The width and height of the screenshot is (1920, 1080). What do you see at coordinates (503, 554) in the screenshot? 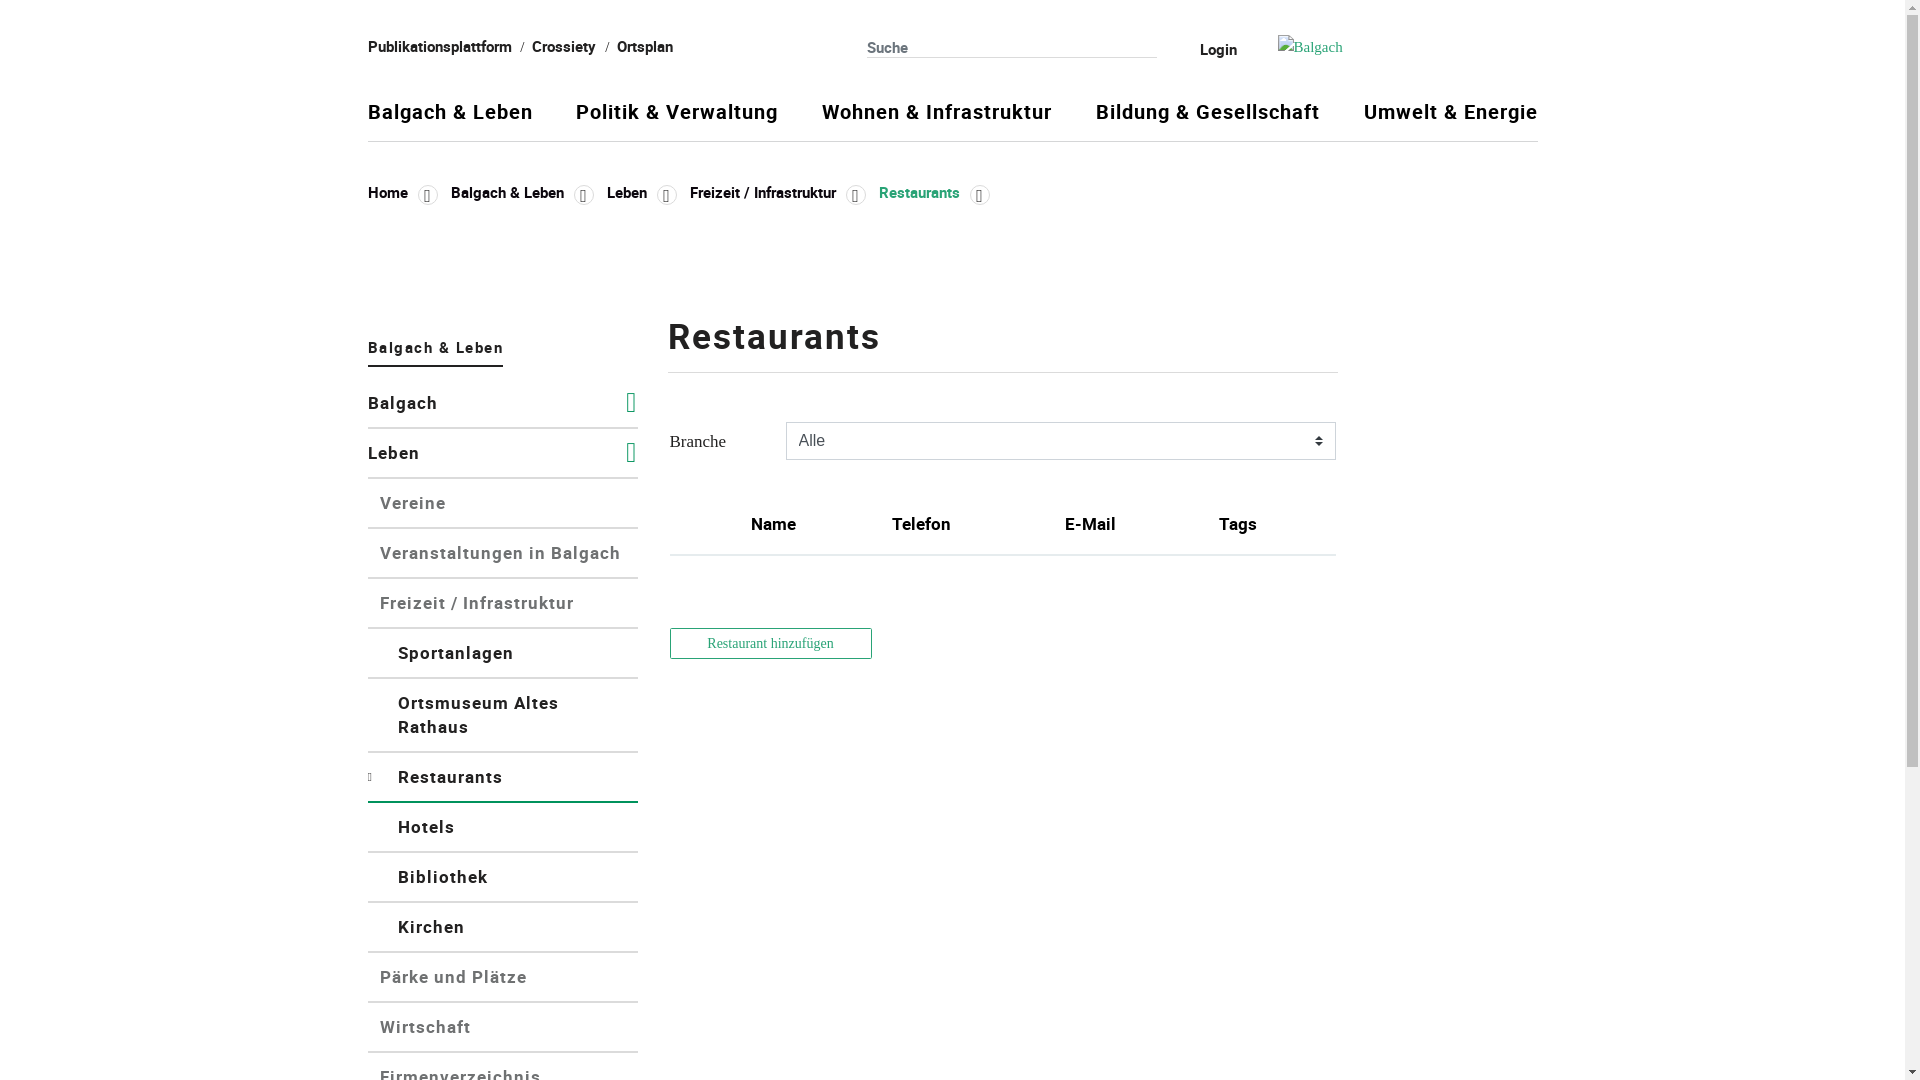
I see `'Veranstaltungen in Balgach'` at bounding box center [503, 554].